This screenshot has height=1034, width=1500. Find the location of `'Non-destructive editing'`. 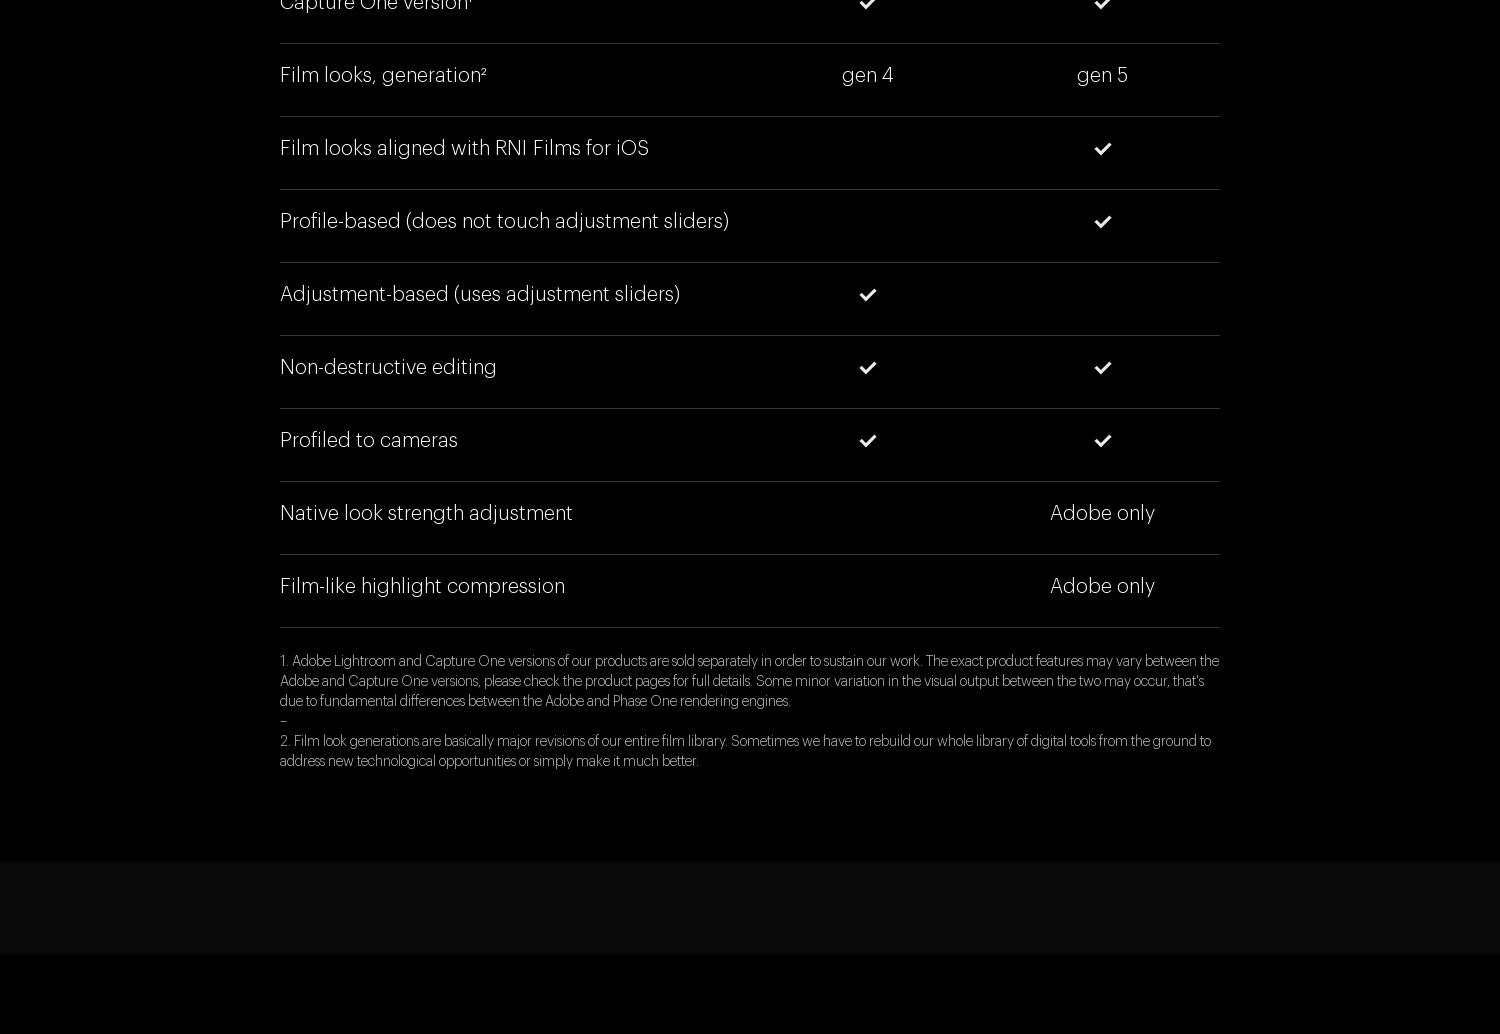

'Non-destructive editing' is located at coordinates (388, 367).